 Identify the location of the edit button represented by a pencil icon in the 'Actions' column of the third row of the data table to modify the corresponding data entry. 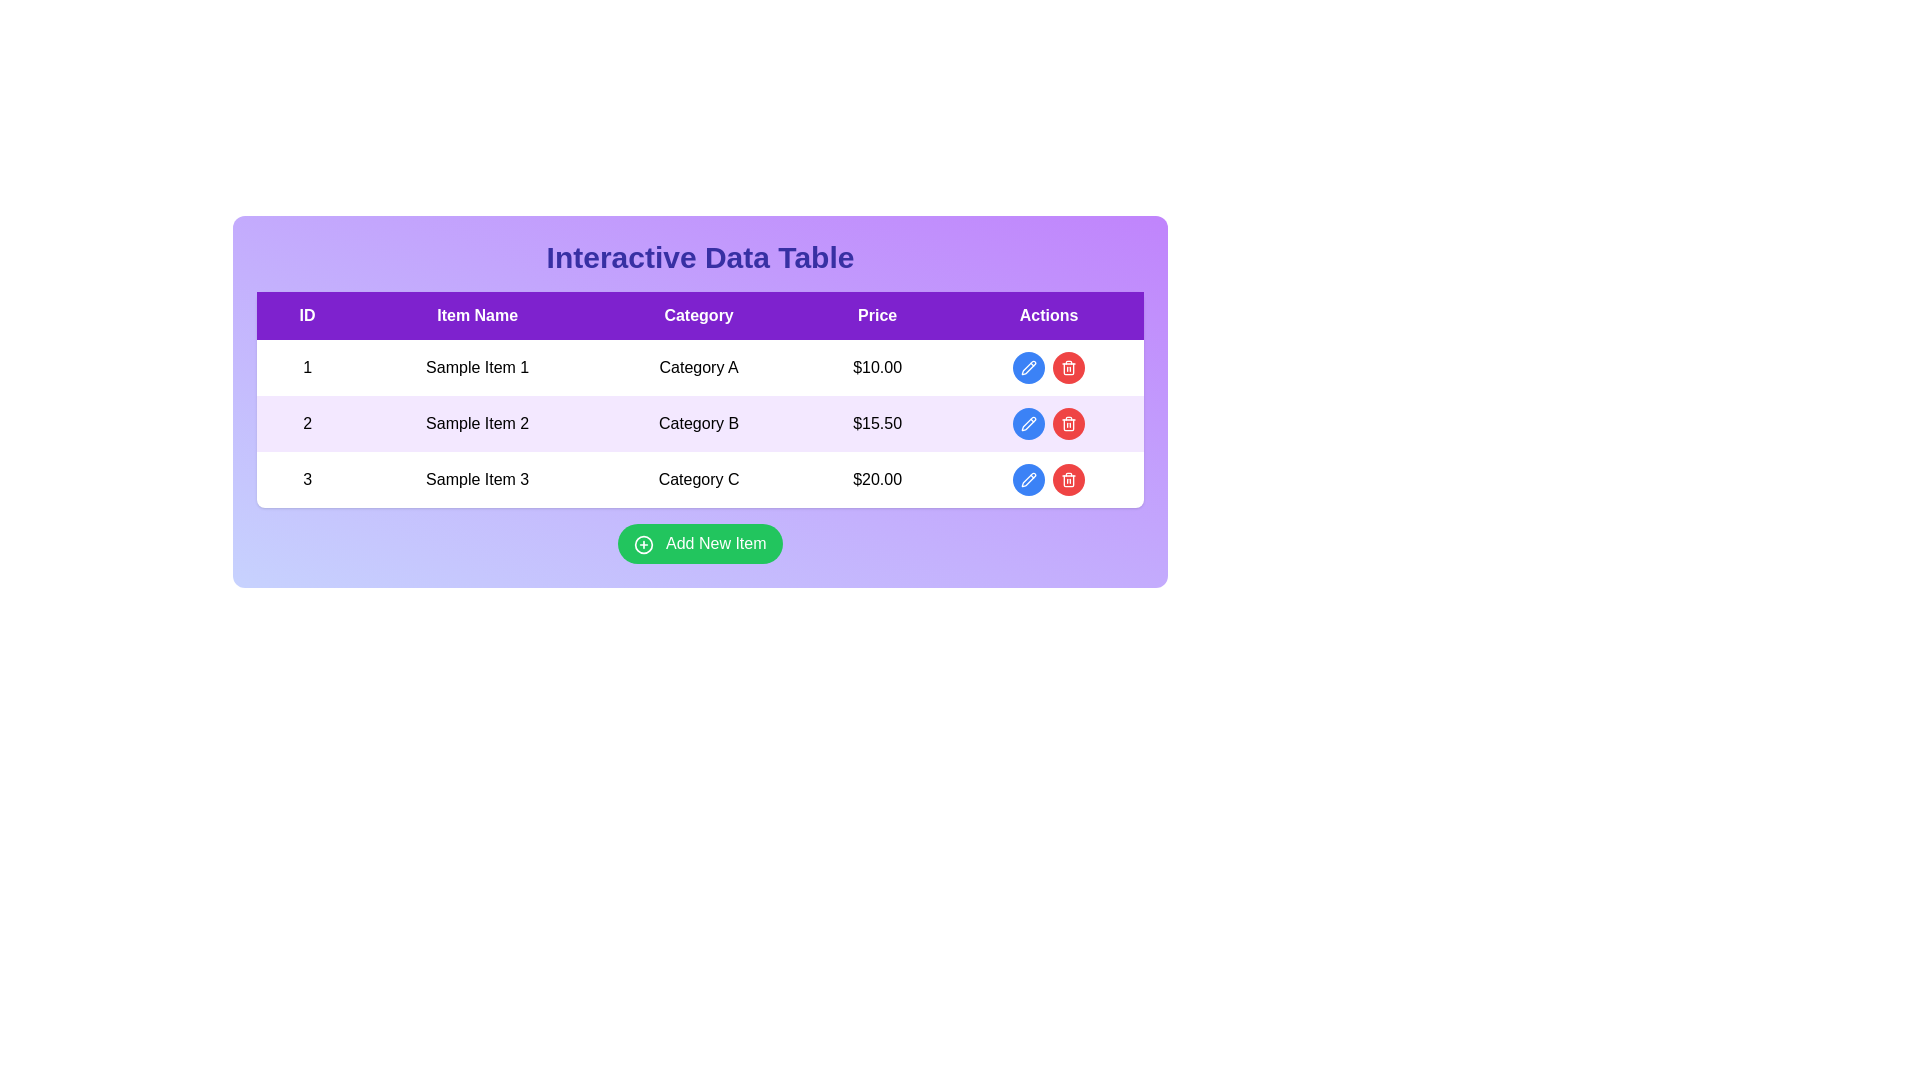
(1028, 423).